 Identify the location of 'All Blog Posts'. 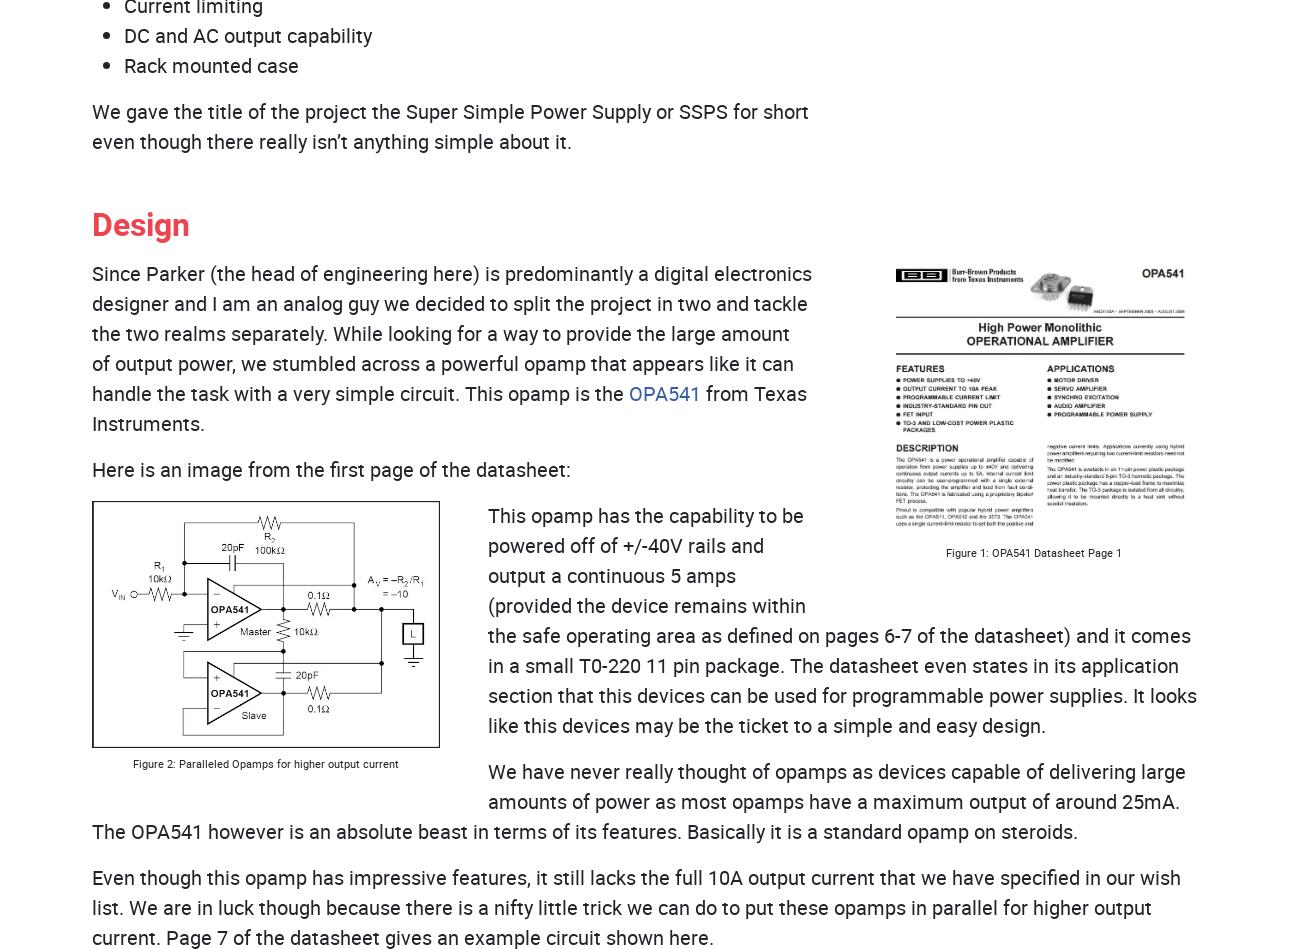
(656, 424).